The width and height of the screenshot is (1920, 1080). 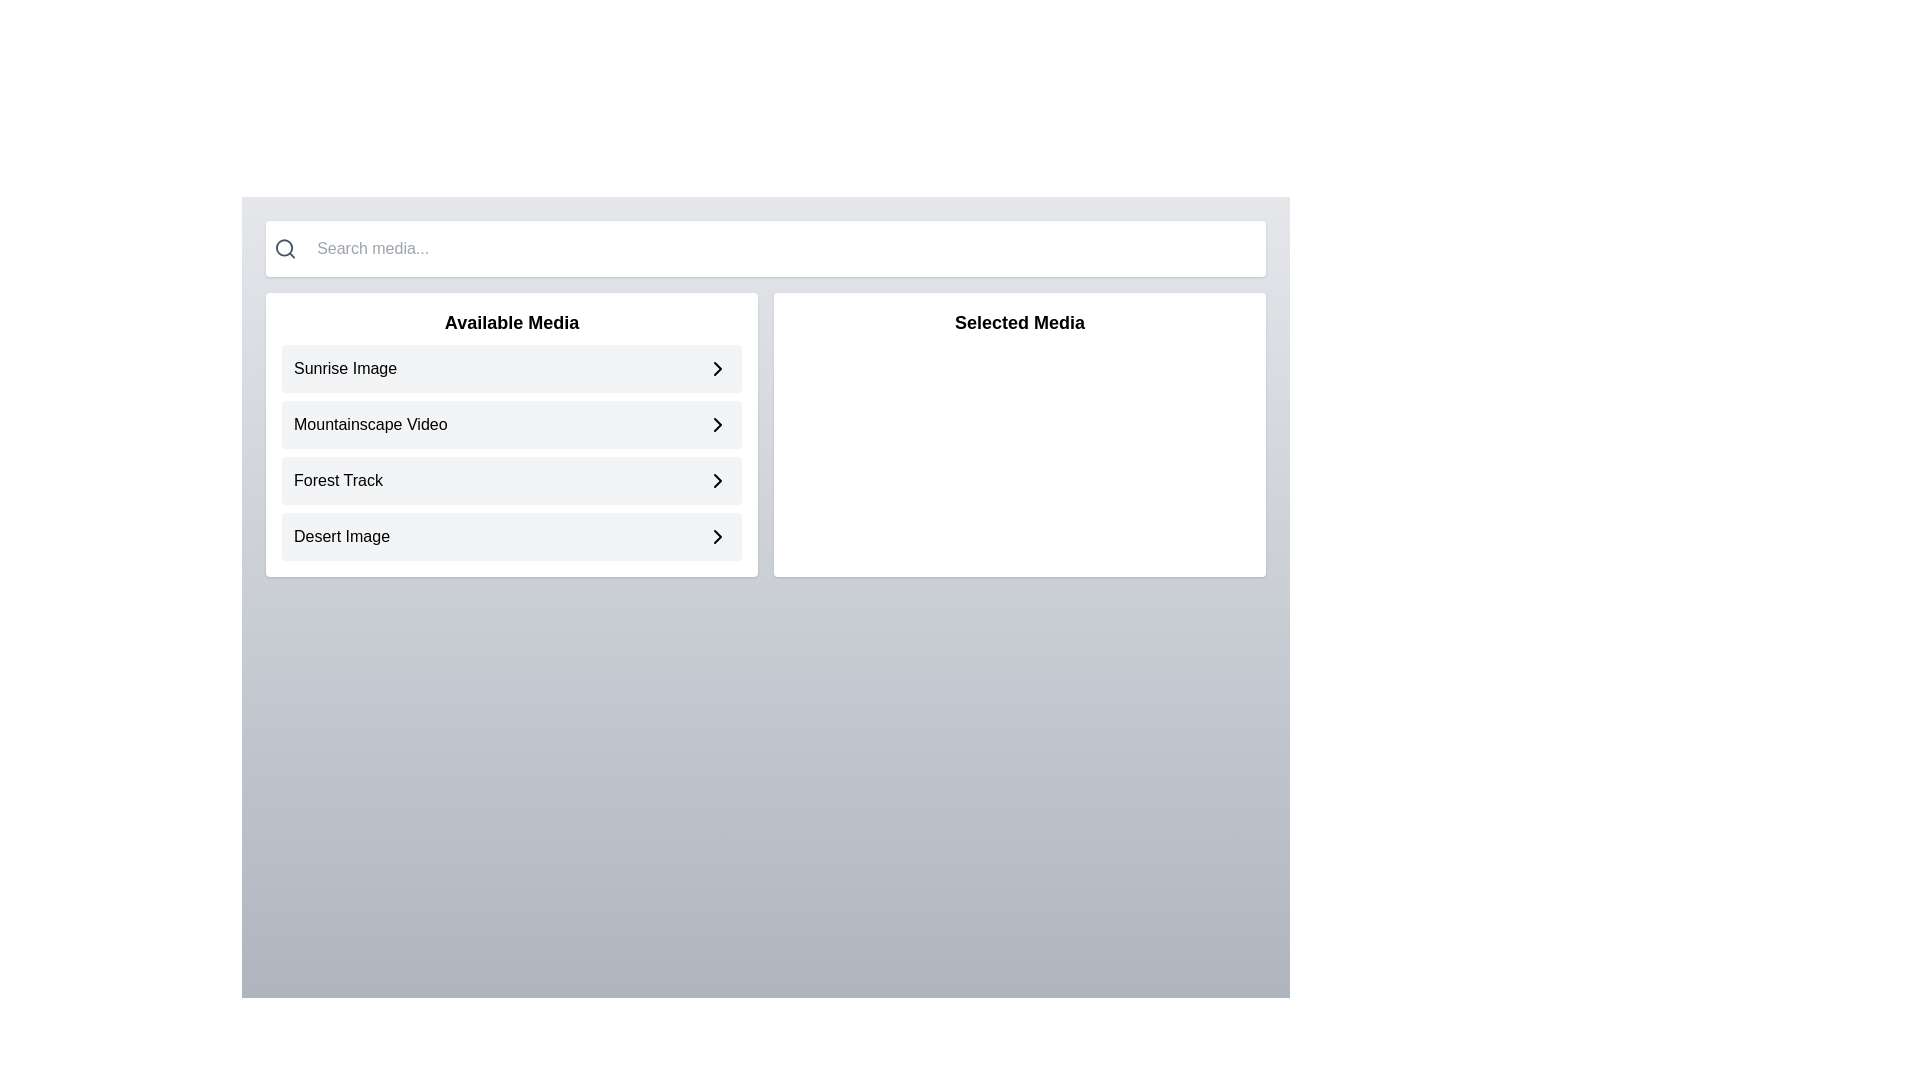 What do you see at coordinates (718, 369) in the screenshot?
I see `the chevron icon located to the right of the 'Sunrise Image' row in the 'Available Media' section` at bounding box center [718, 369].